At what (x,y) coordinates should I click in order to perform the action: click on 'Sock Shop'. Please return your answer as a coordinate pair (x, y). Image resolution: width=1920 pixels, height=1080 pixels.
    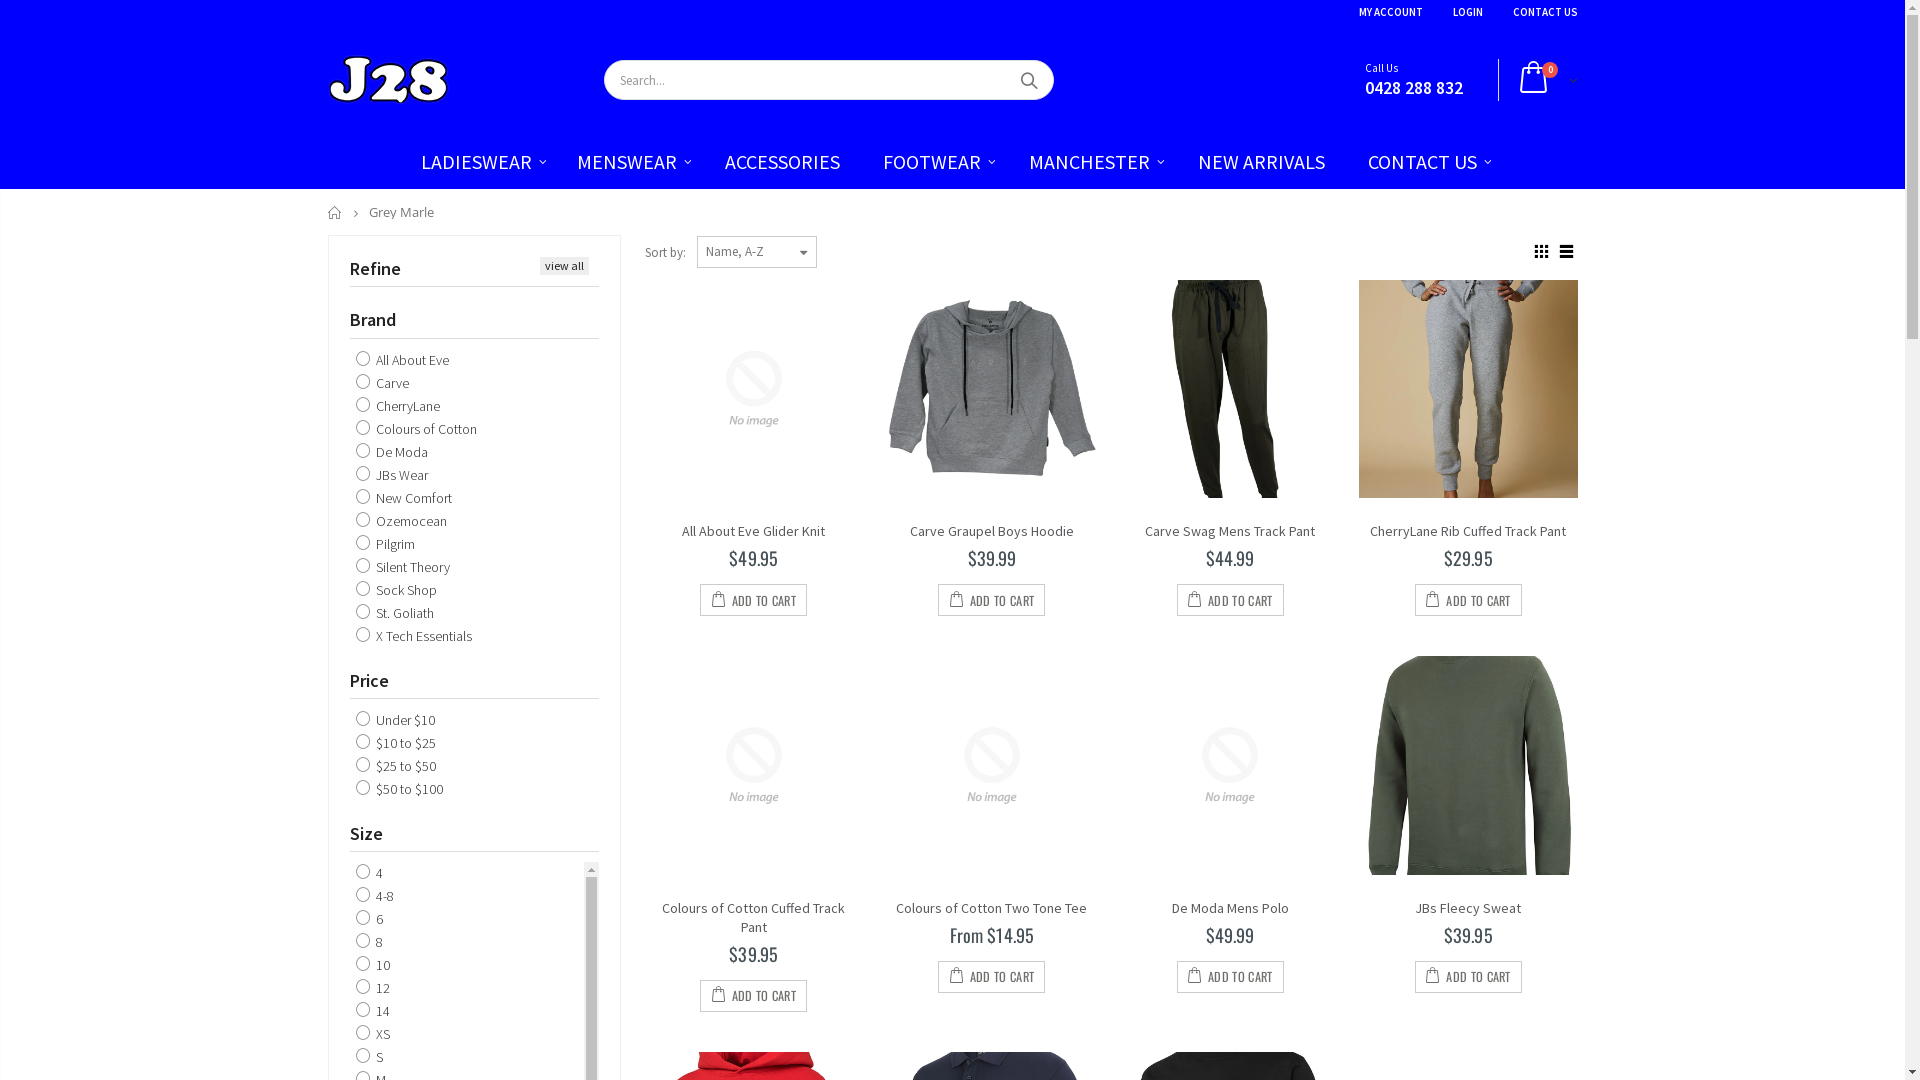
    Looking at the image, I should click on (396, 589).